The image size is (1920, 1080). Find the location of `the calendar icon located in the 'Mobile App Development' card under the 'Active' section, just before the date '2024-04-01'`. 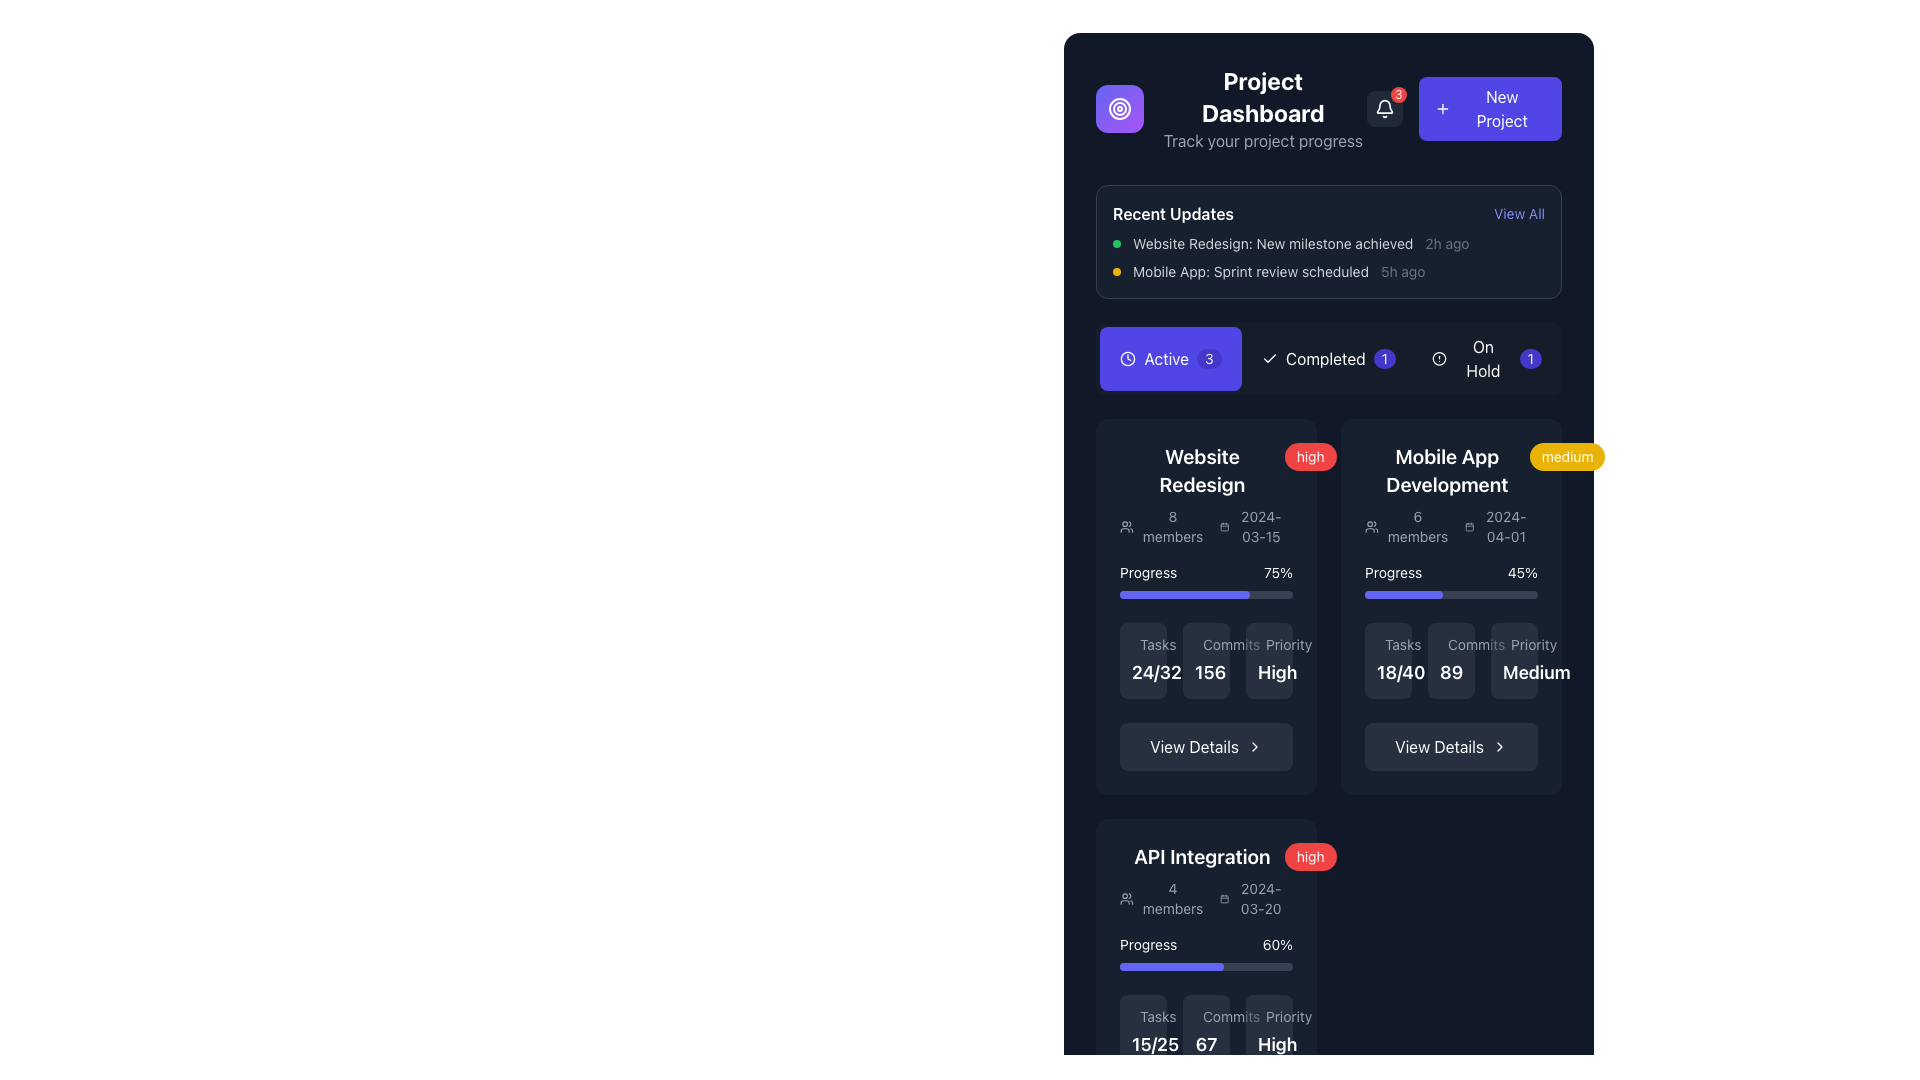

the calendar icon located in the 'Mobile App Development' card under the 'Active' section, just before the date '2024-04-01' is located at coordinates (1470, 526).